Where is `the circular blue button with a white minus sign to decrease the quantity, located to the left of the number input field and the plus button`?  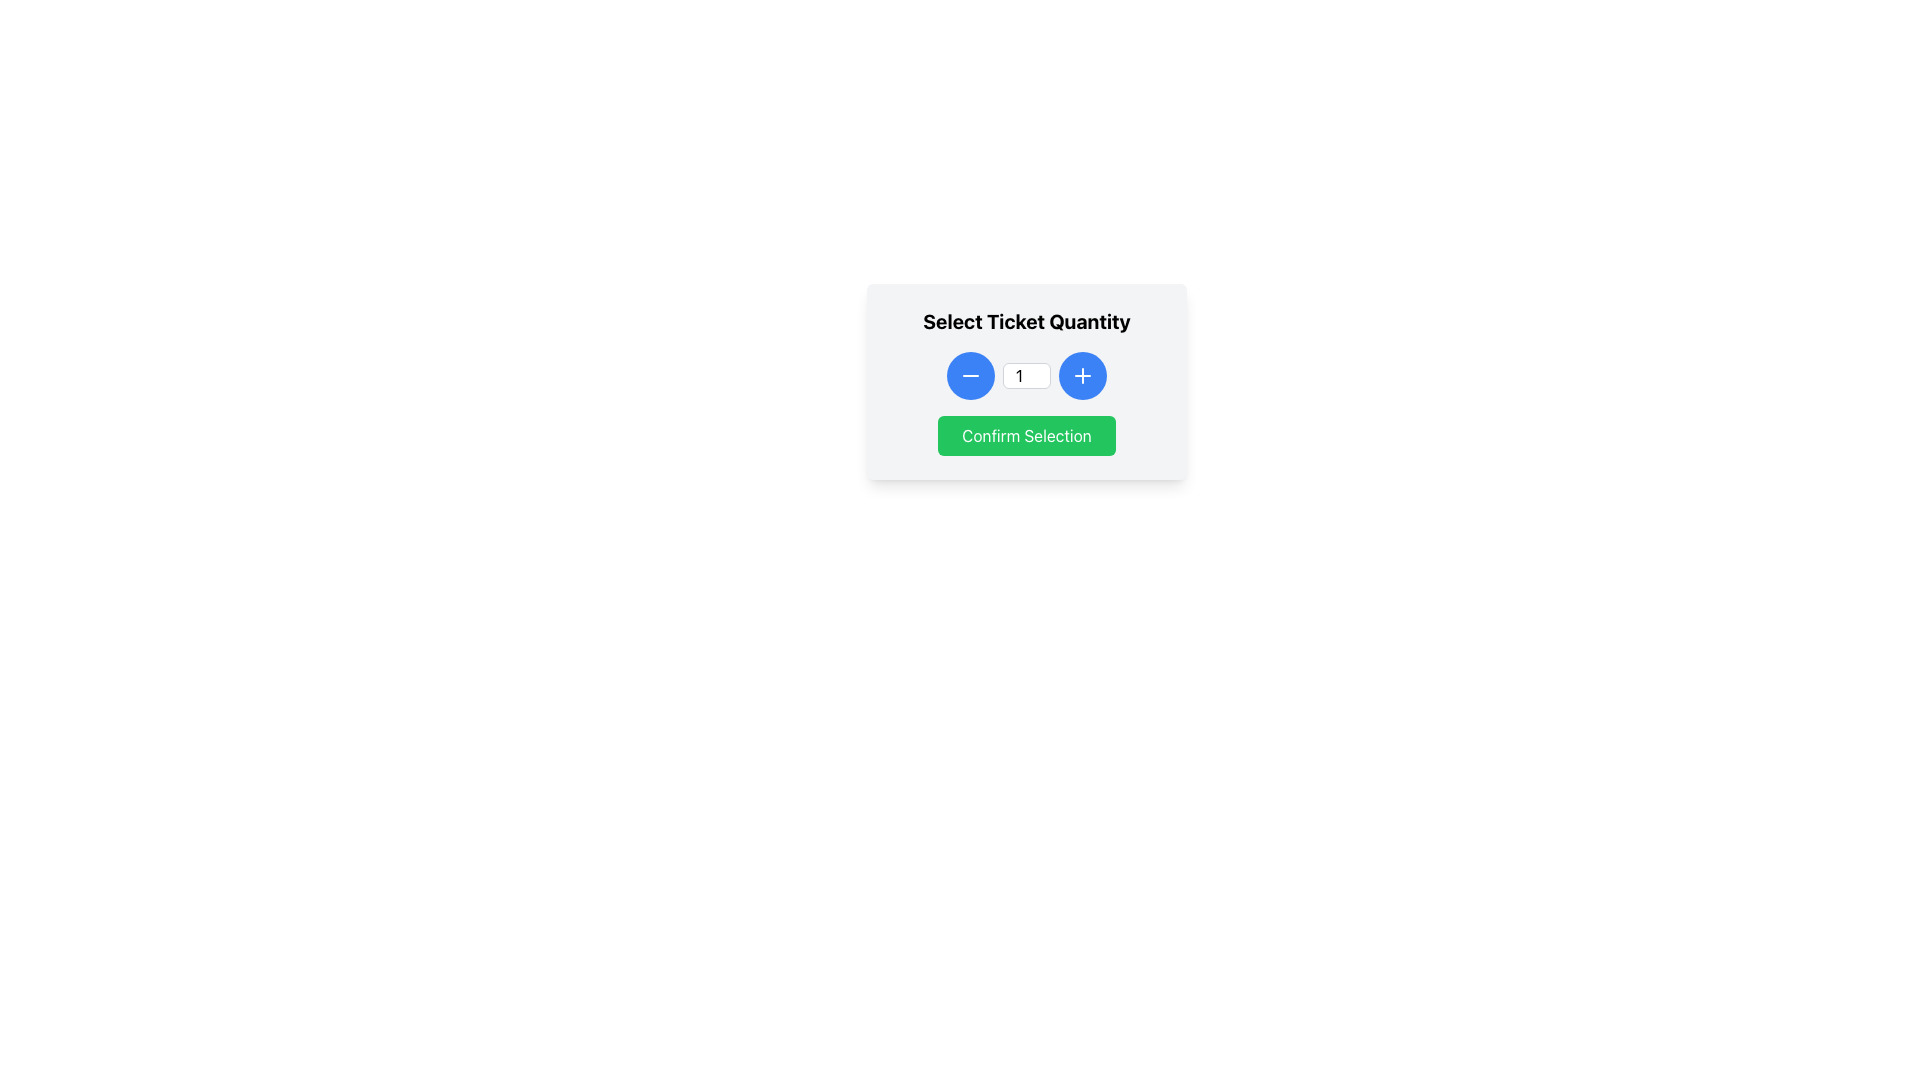
the circular blue button with a white minus sign to decrease the quantity, located to the left of the number input field and the plus button is located at coordinates (970, 375).